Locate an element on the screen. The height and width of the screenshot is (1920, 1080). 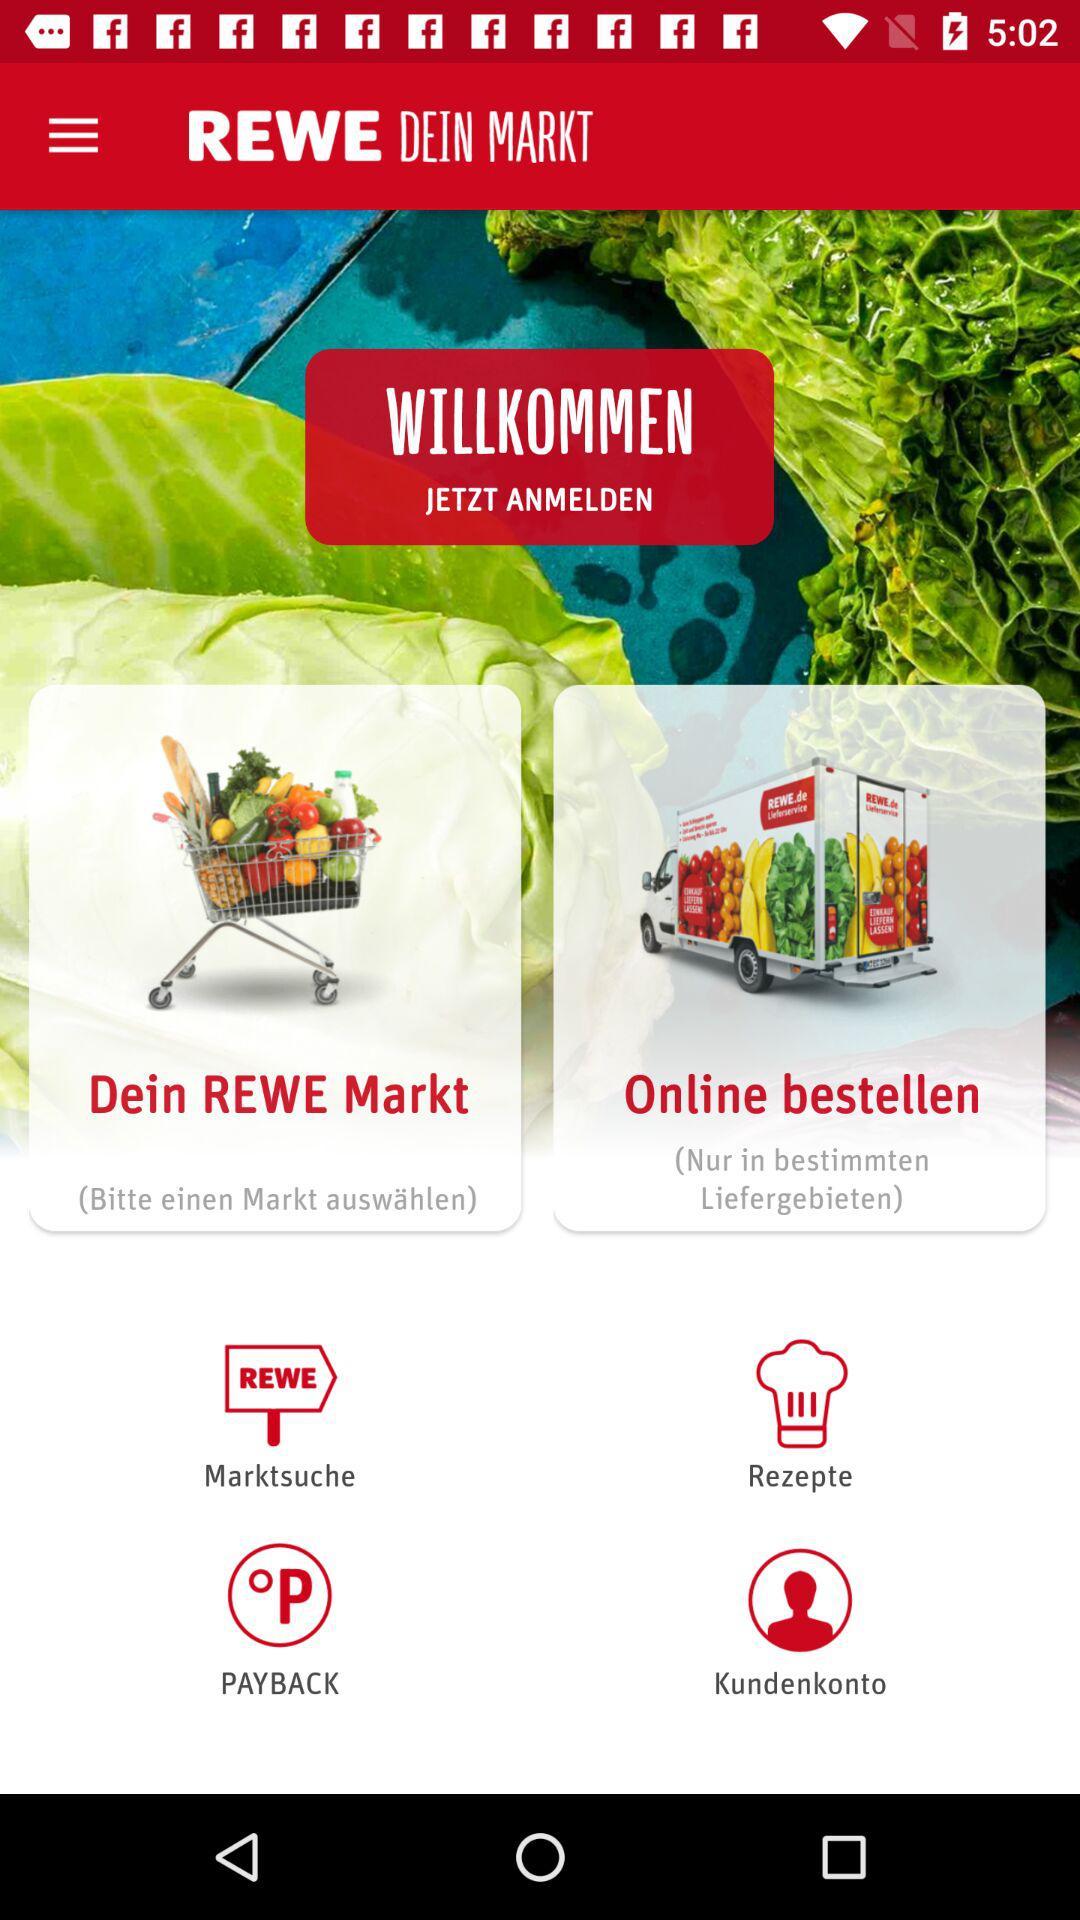
item to the left of the rezepte icon is located at coordinates (279, 1620).